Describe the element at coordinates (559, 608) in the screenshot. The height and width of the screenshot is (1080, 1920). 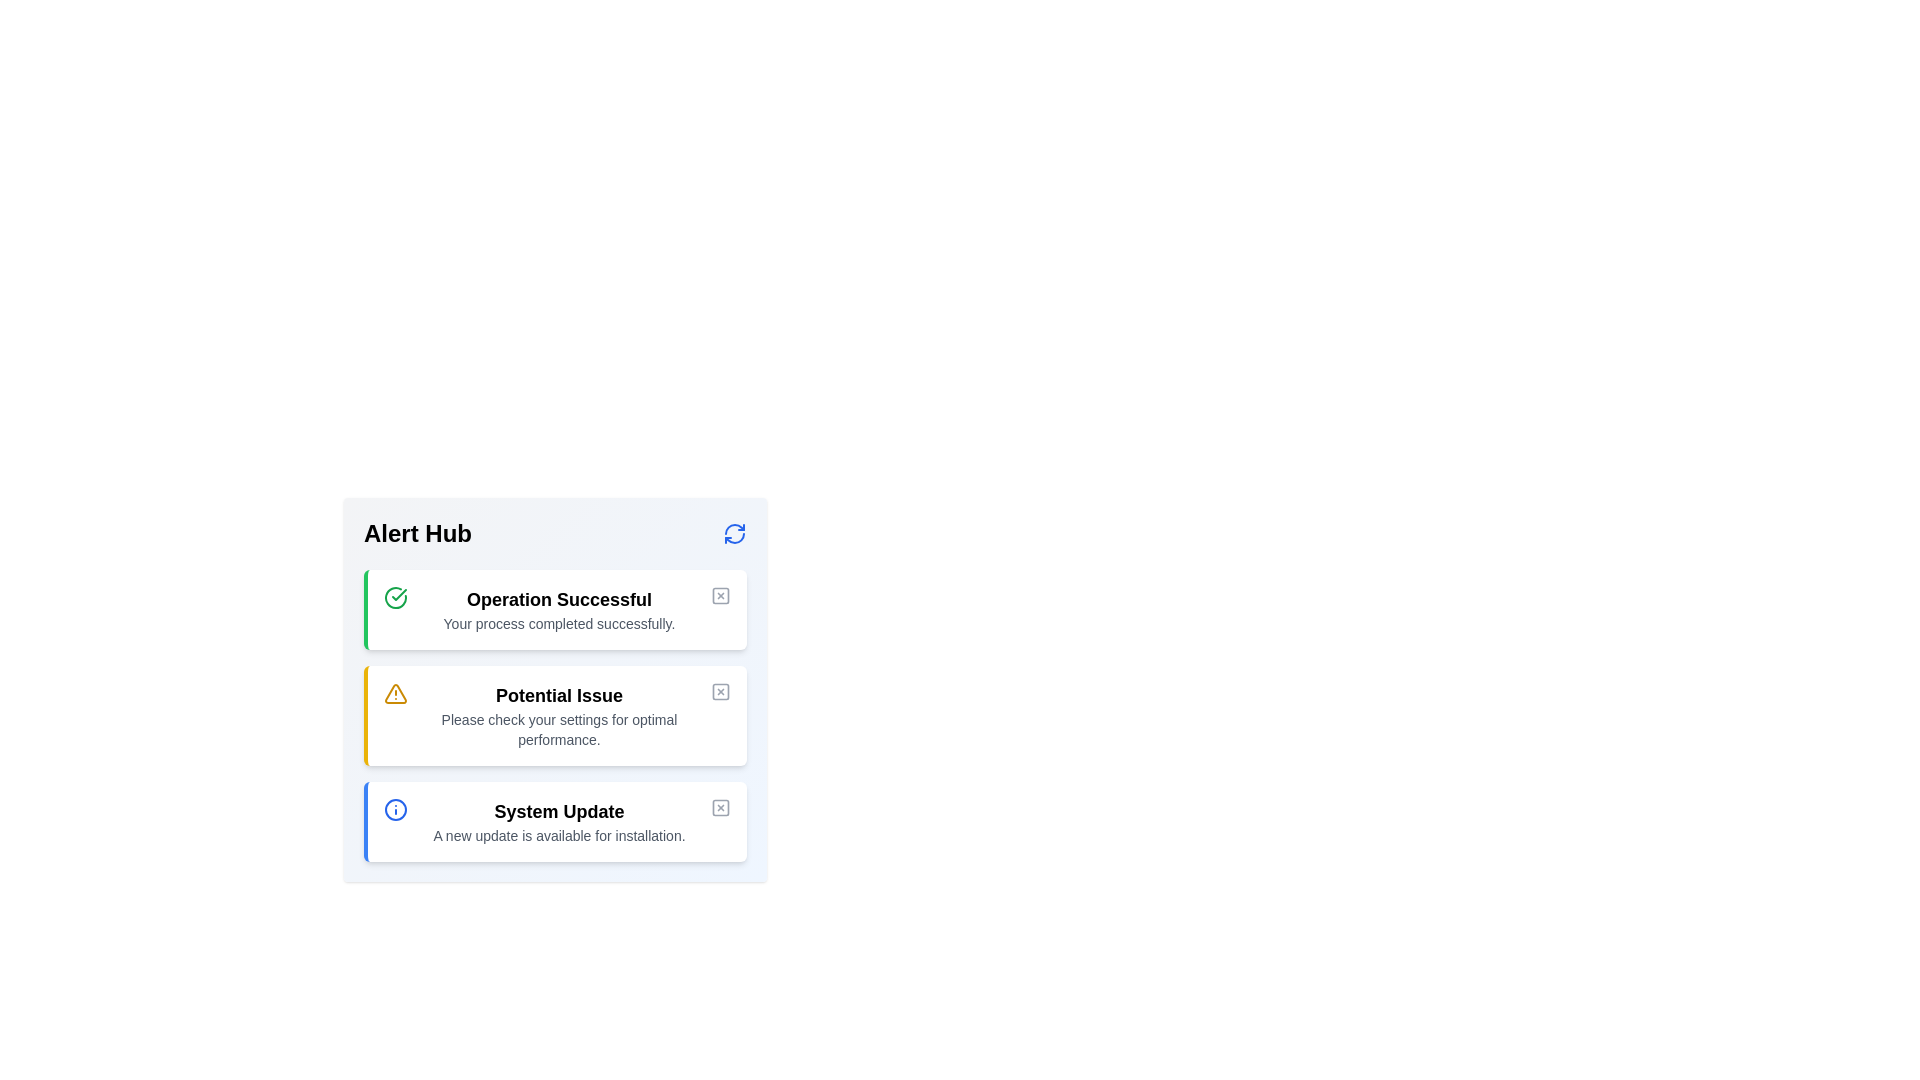
I see `the success message text block in the 'Alert Hub' section, which is the topmost item in a green-accented box indicating a successful operation` at that location.